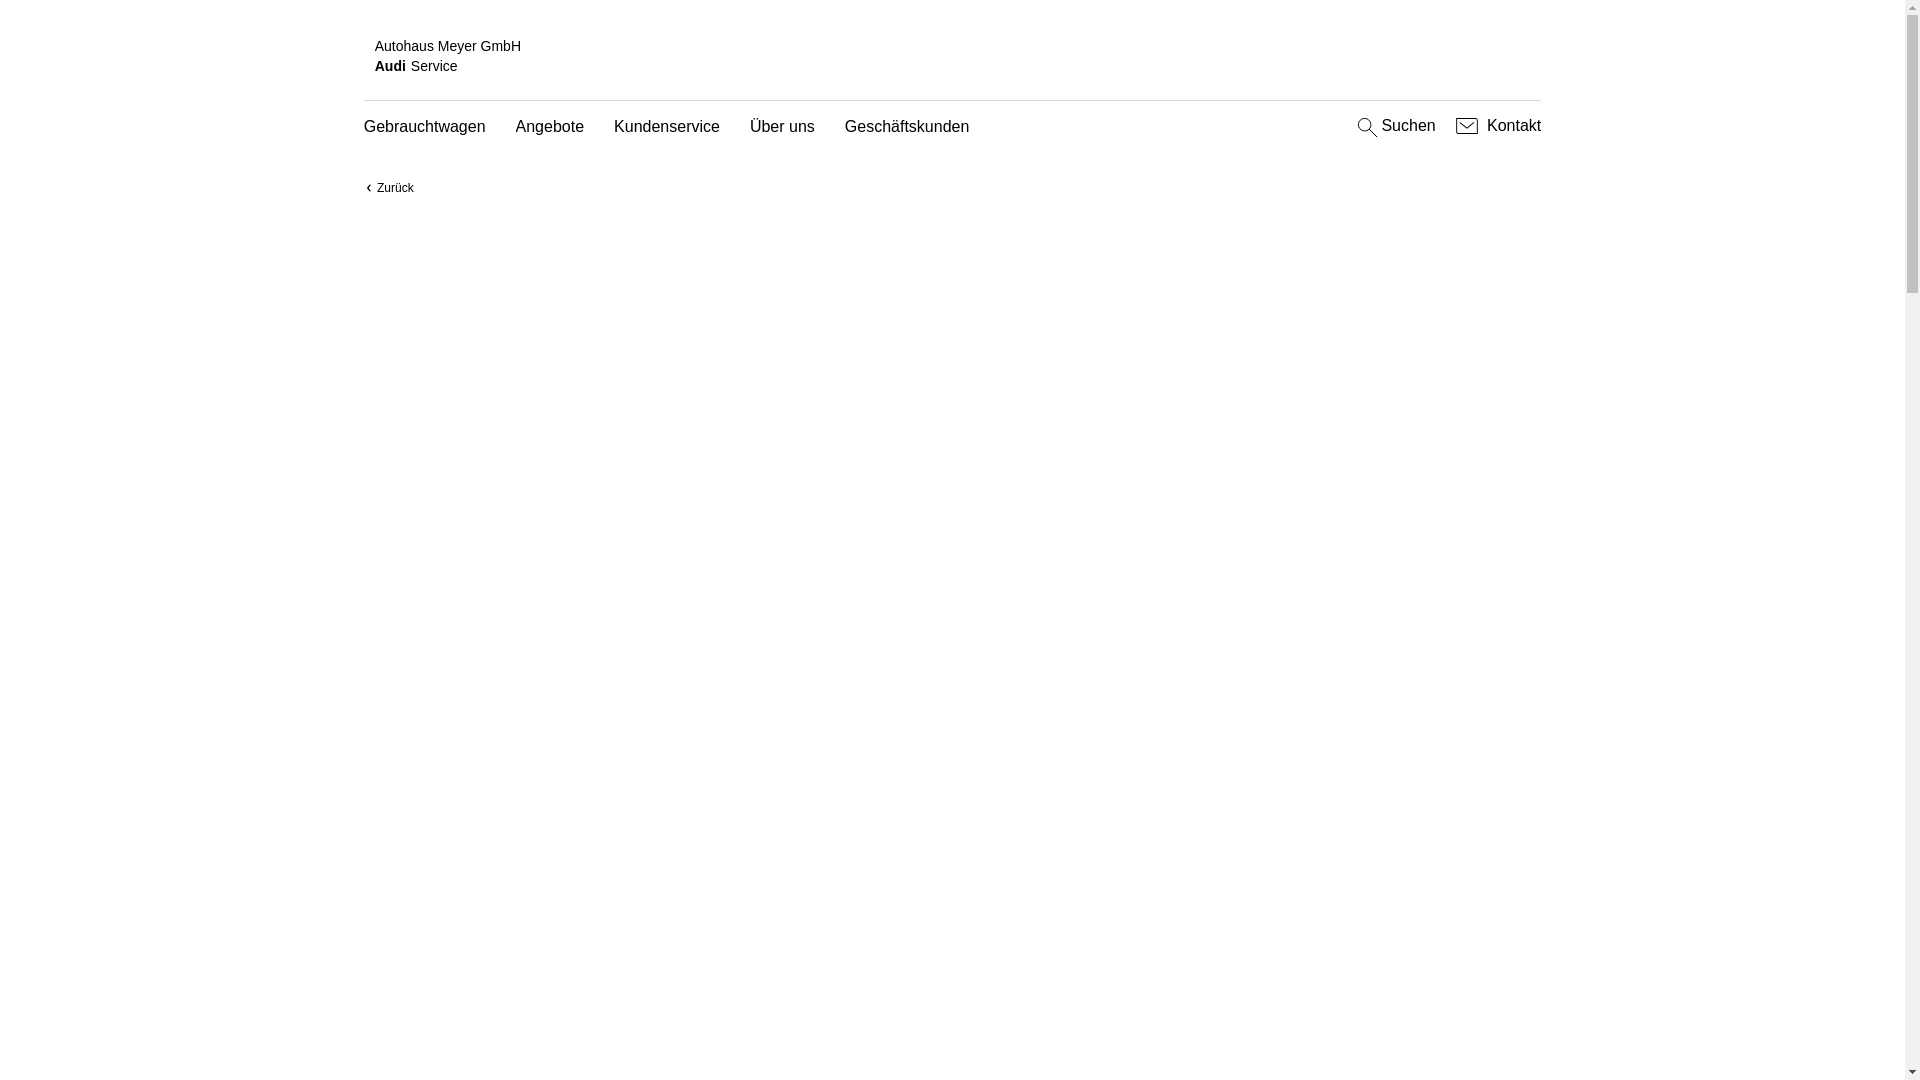  Describe the element at coordinates (1450, 126) in the screenshot. I see `'Kontakt'` at that location.